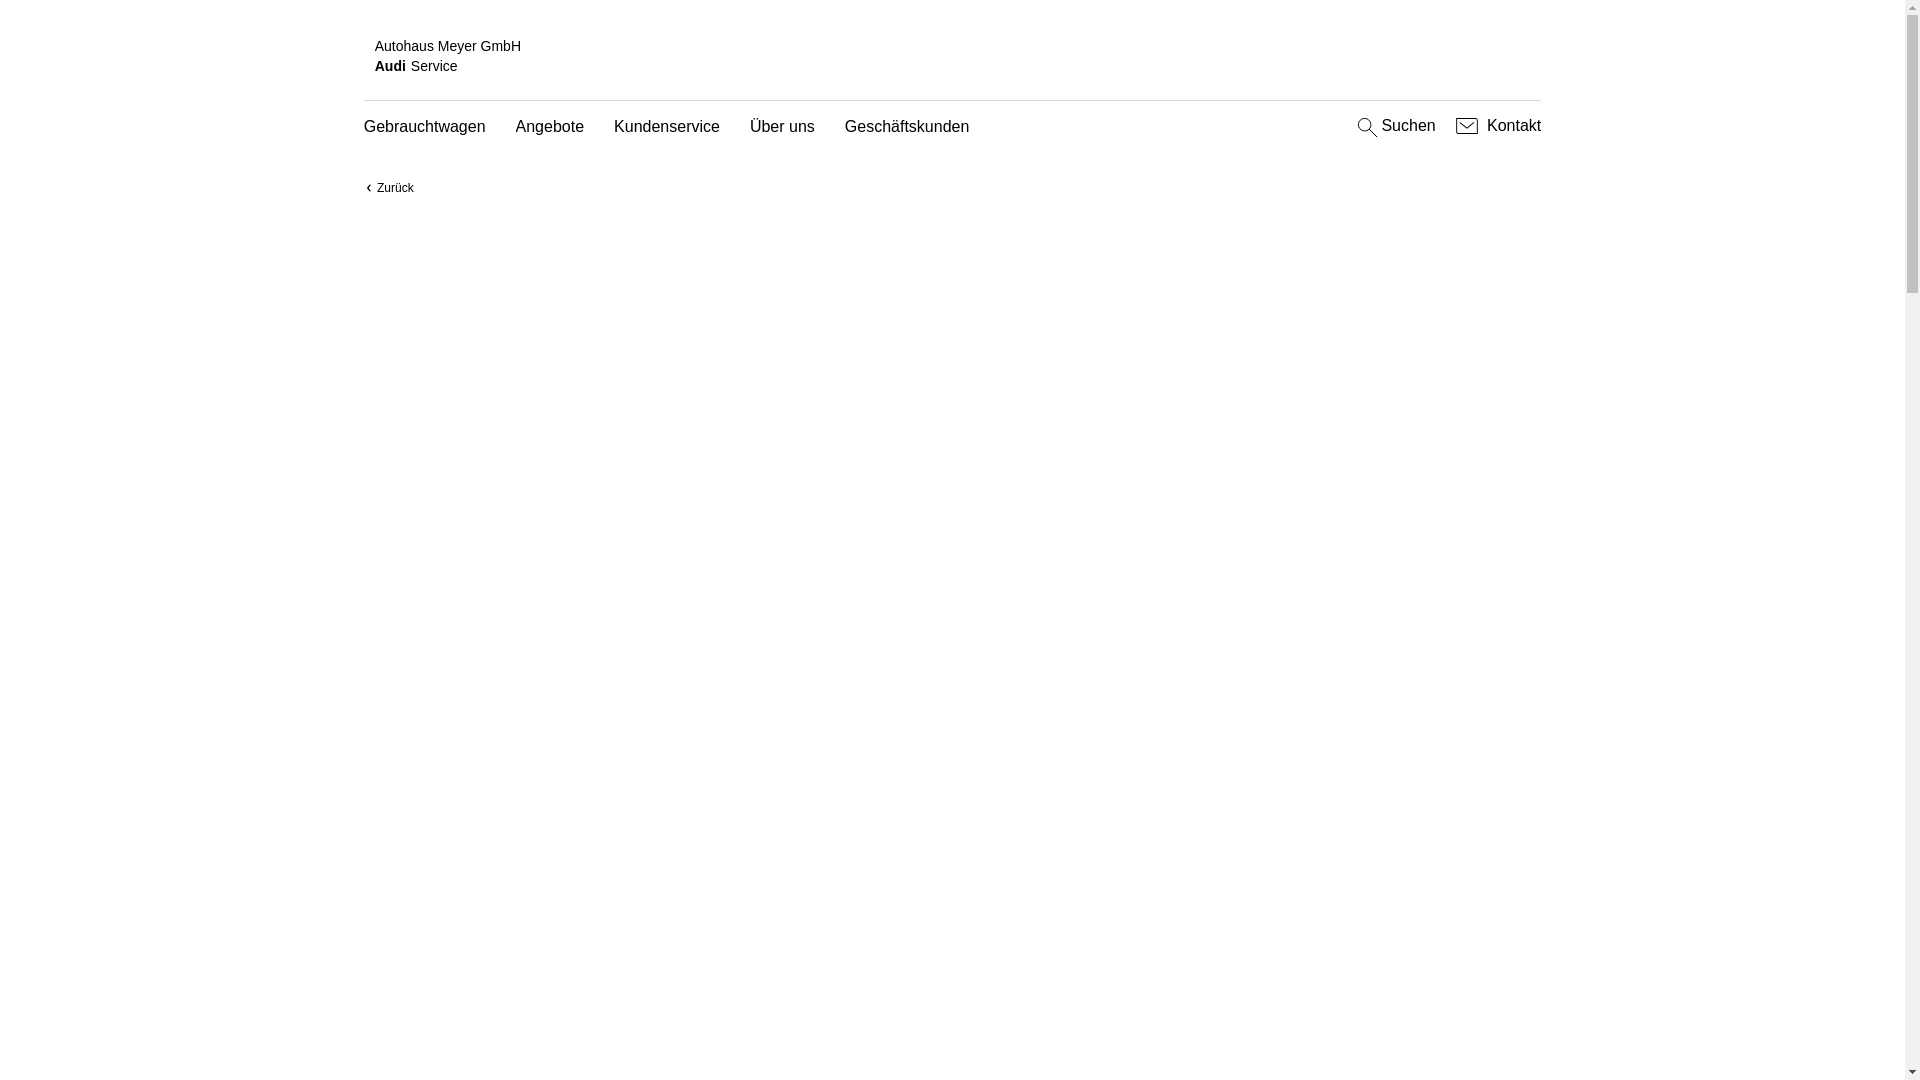  Describe the element at coordinates (1450, 126) in the screenshot. I see `'Kontakt'` at that location.